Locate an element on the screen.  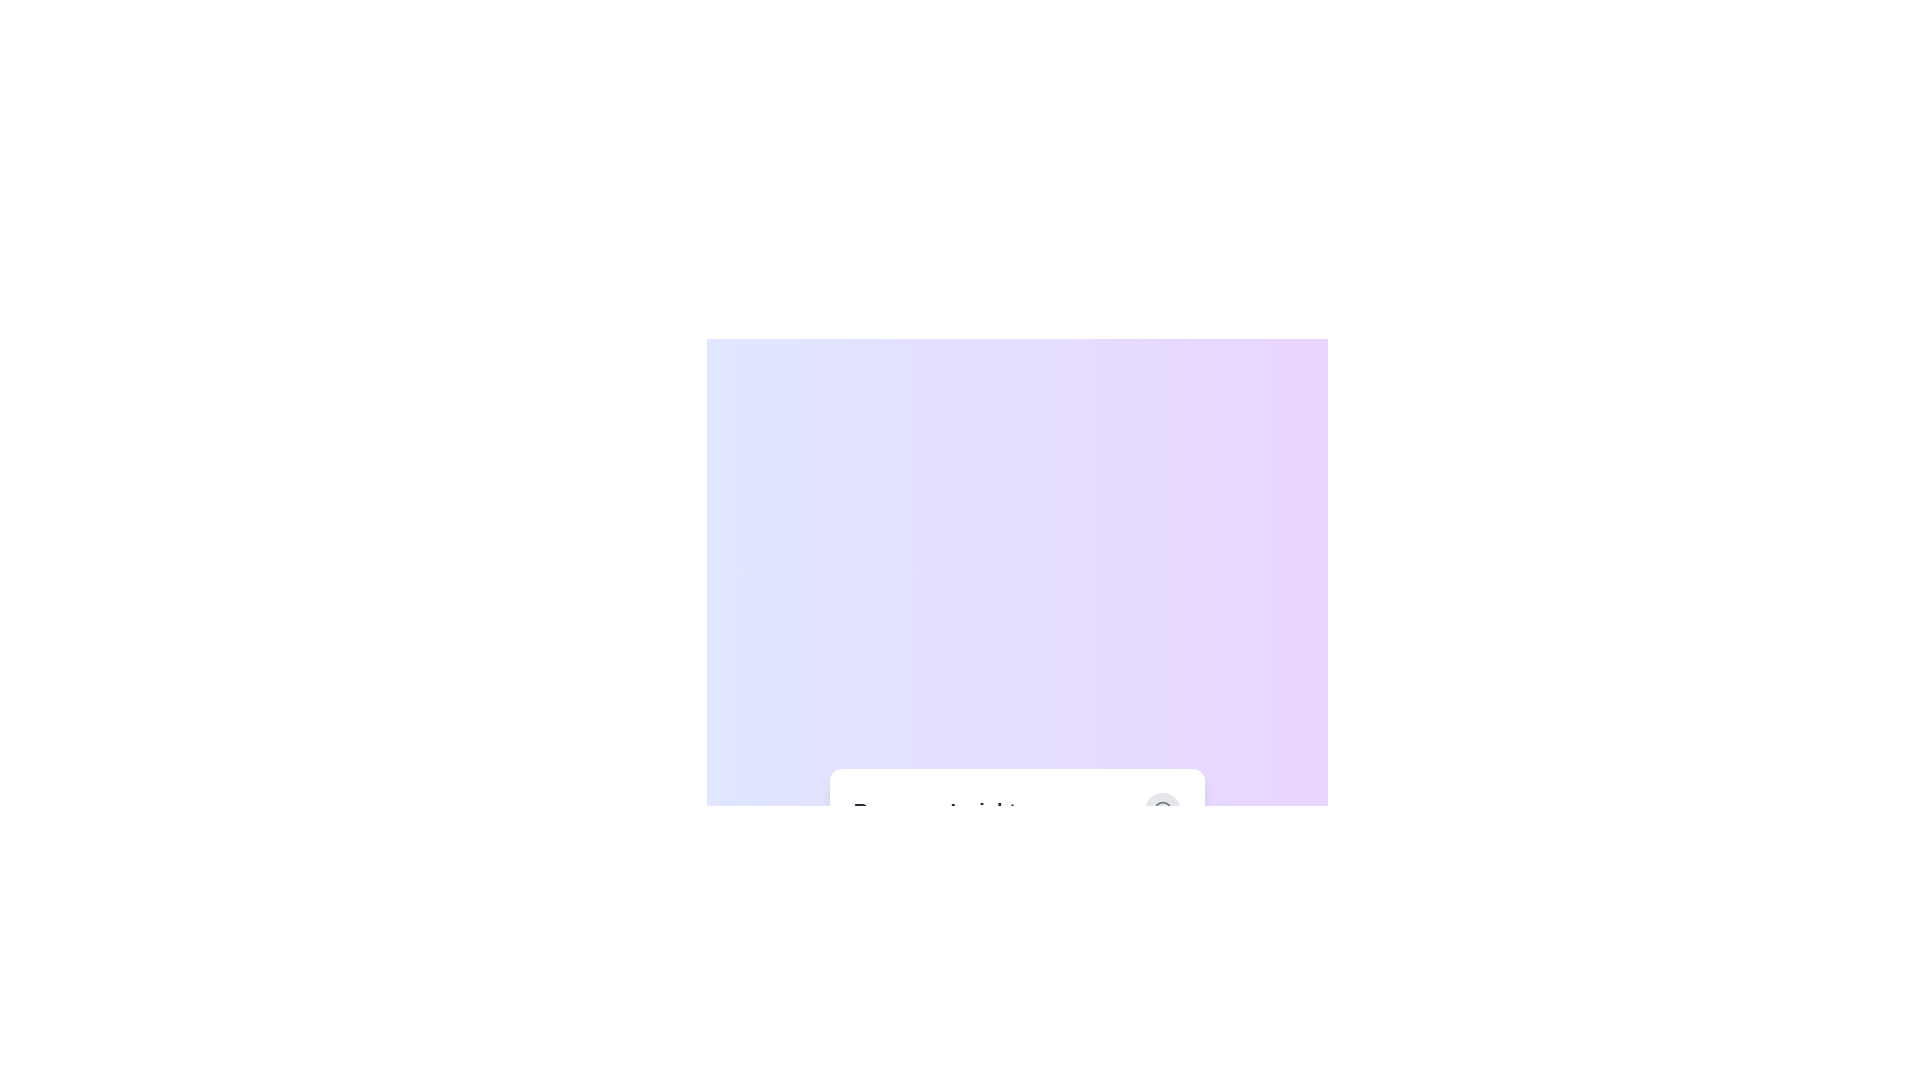
the circular gray button with an info symbol is located at coordinates (1163, 810).